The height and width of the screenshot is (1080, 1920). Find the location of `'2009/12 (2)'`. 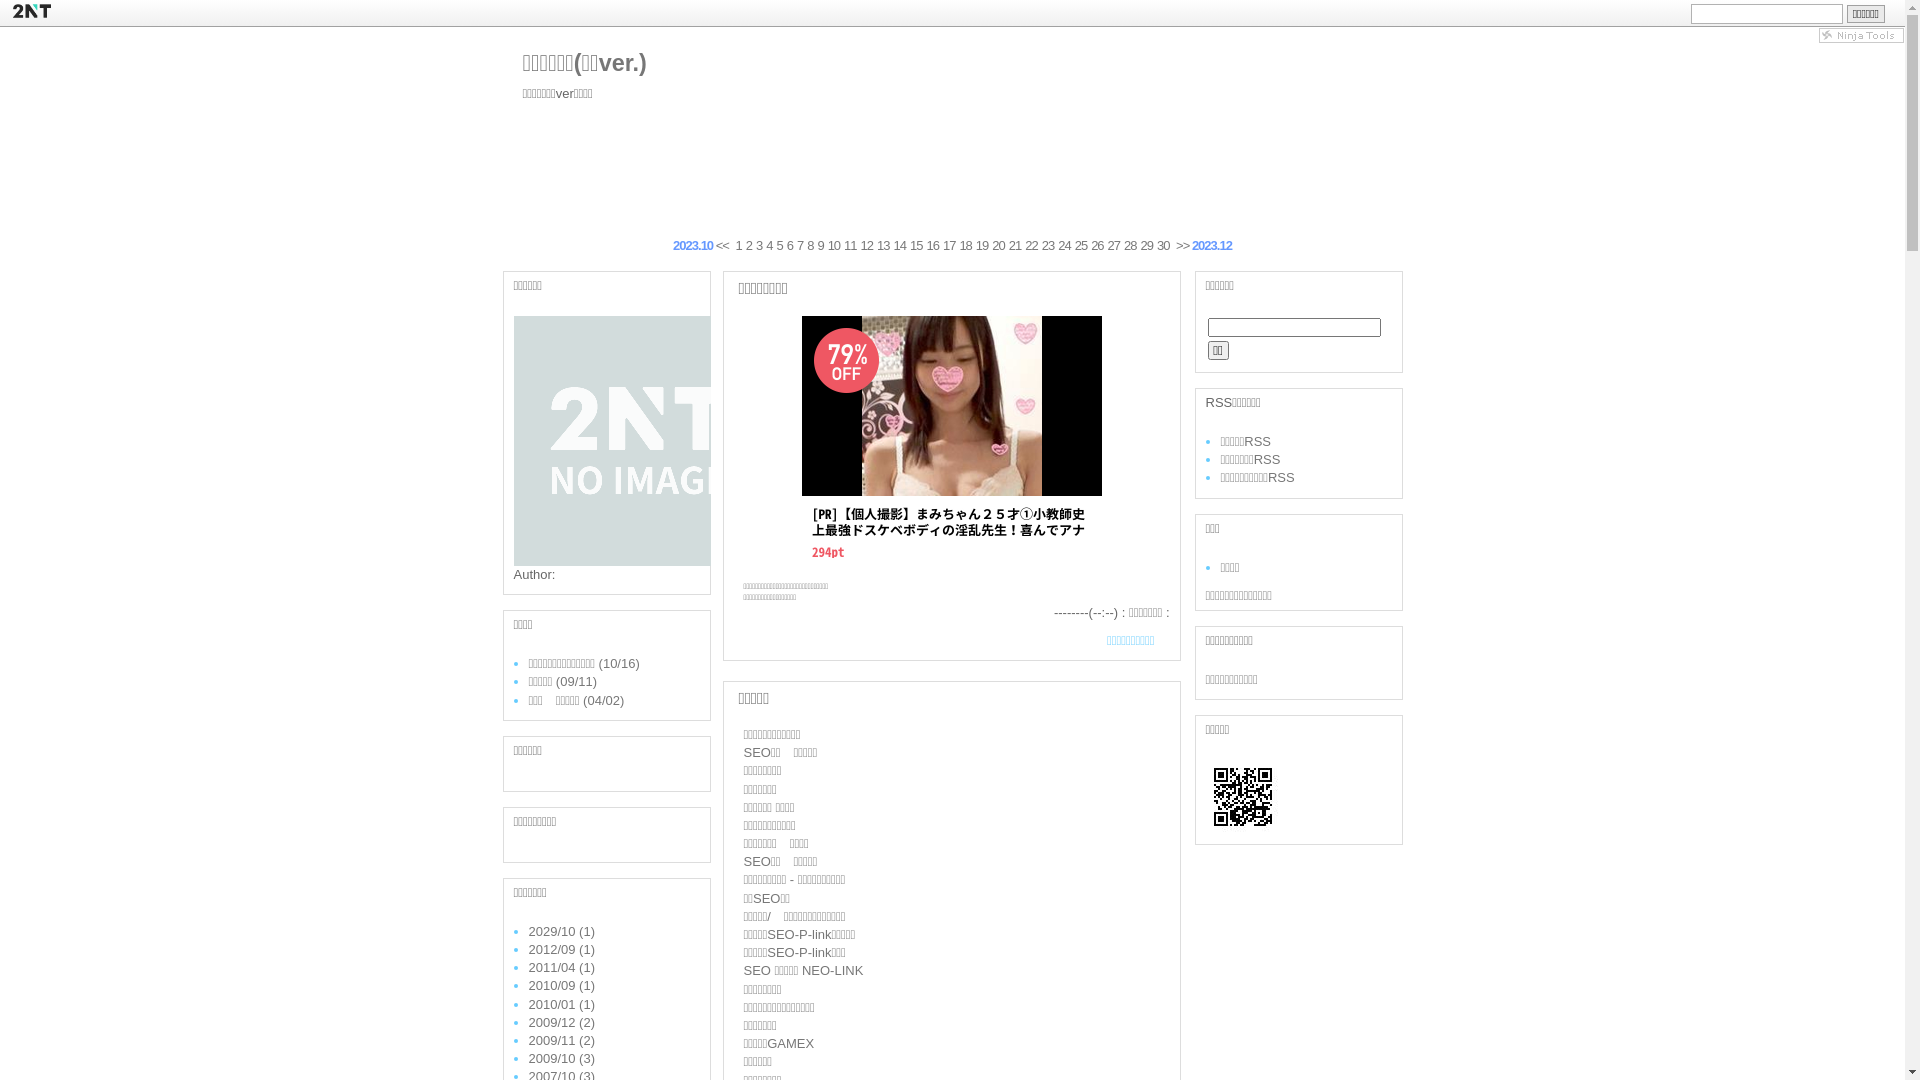

'2009/12 (2)' is located at coordinates (560, 1022).